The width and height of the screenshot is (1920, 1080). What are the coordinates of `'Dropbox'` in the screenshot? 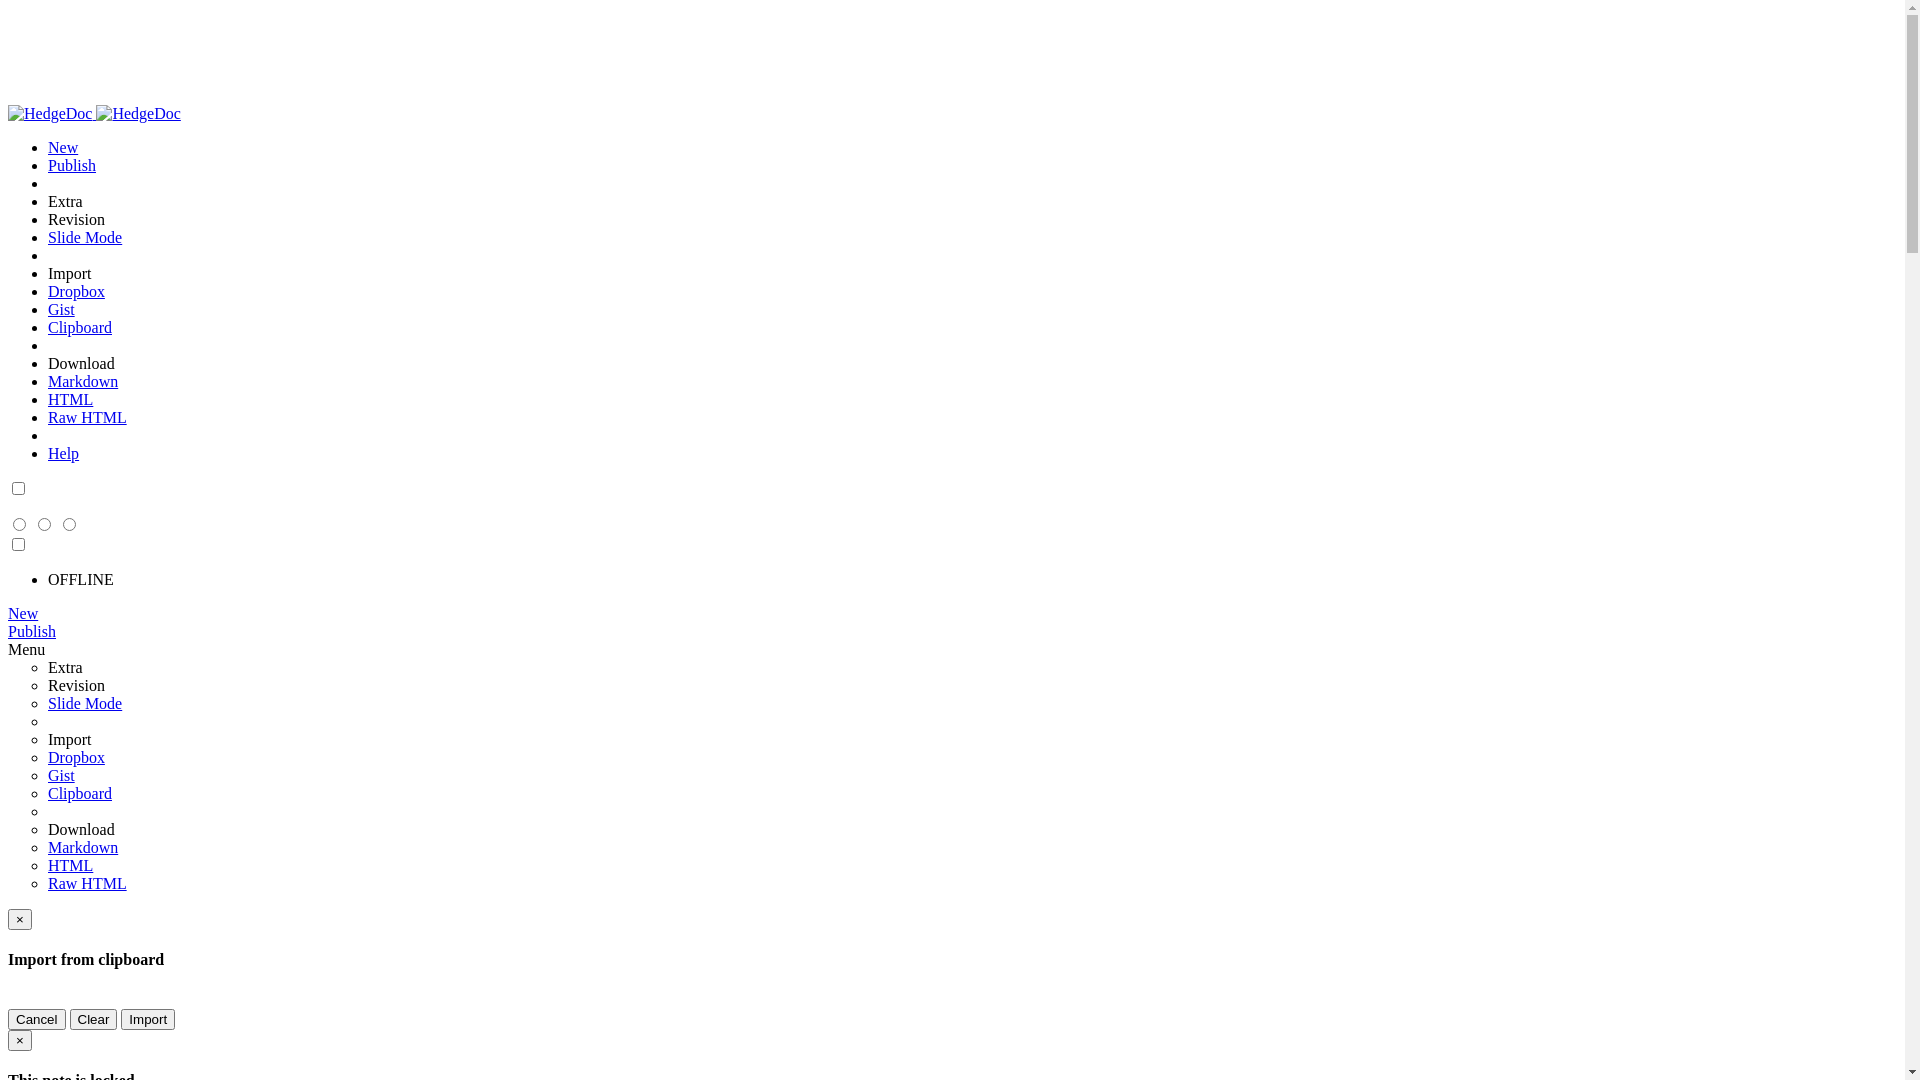 It's located at (76, 291).